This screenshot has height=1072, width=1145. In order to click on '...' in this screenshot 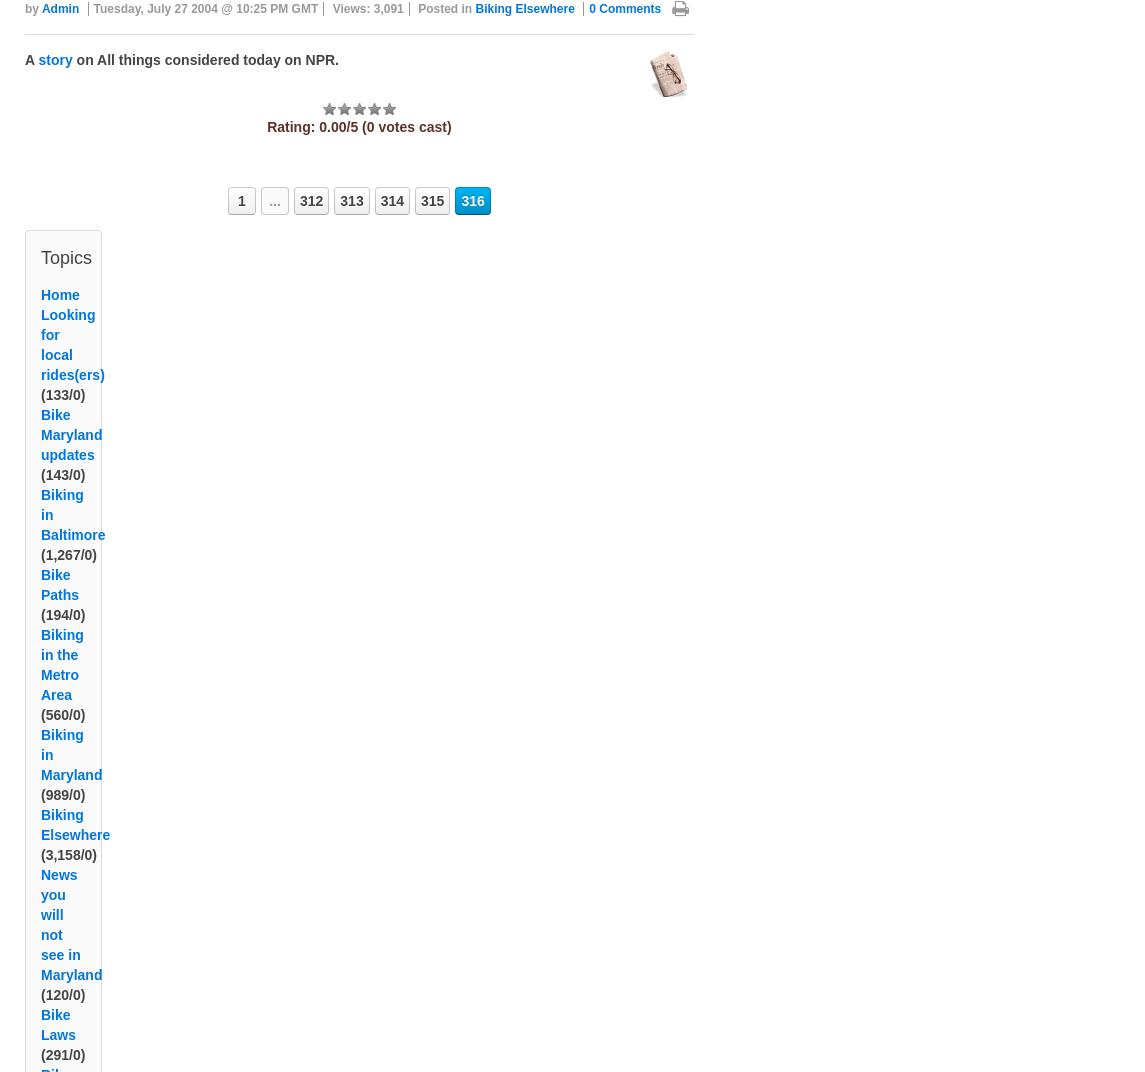, I will do `click(273, 199)`.